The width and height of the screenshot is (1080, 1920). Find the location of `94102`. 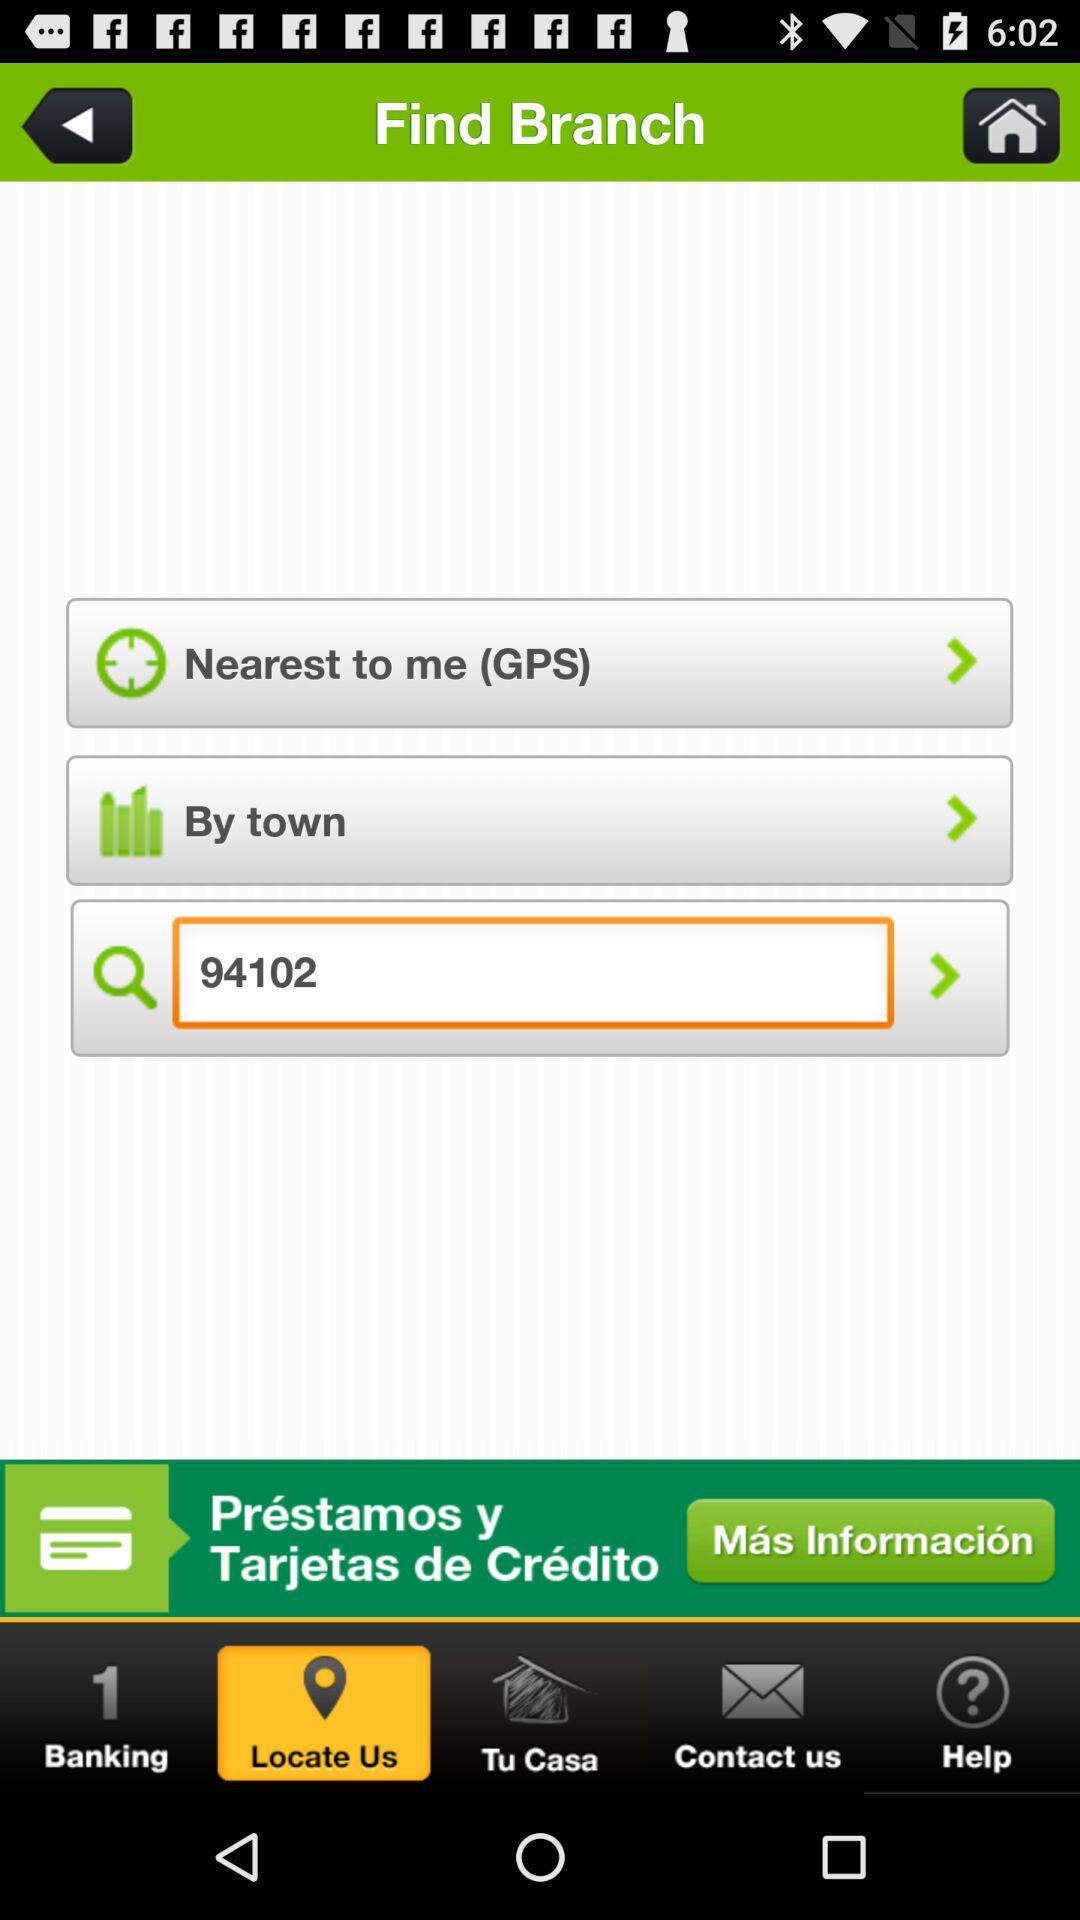

94102 is located at coordinates (540, 1707).